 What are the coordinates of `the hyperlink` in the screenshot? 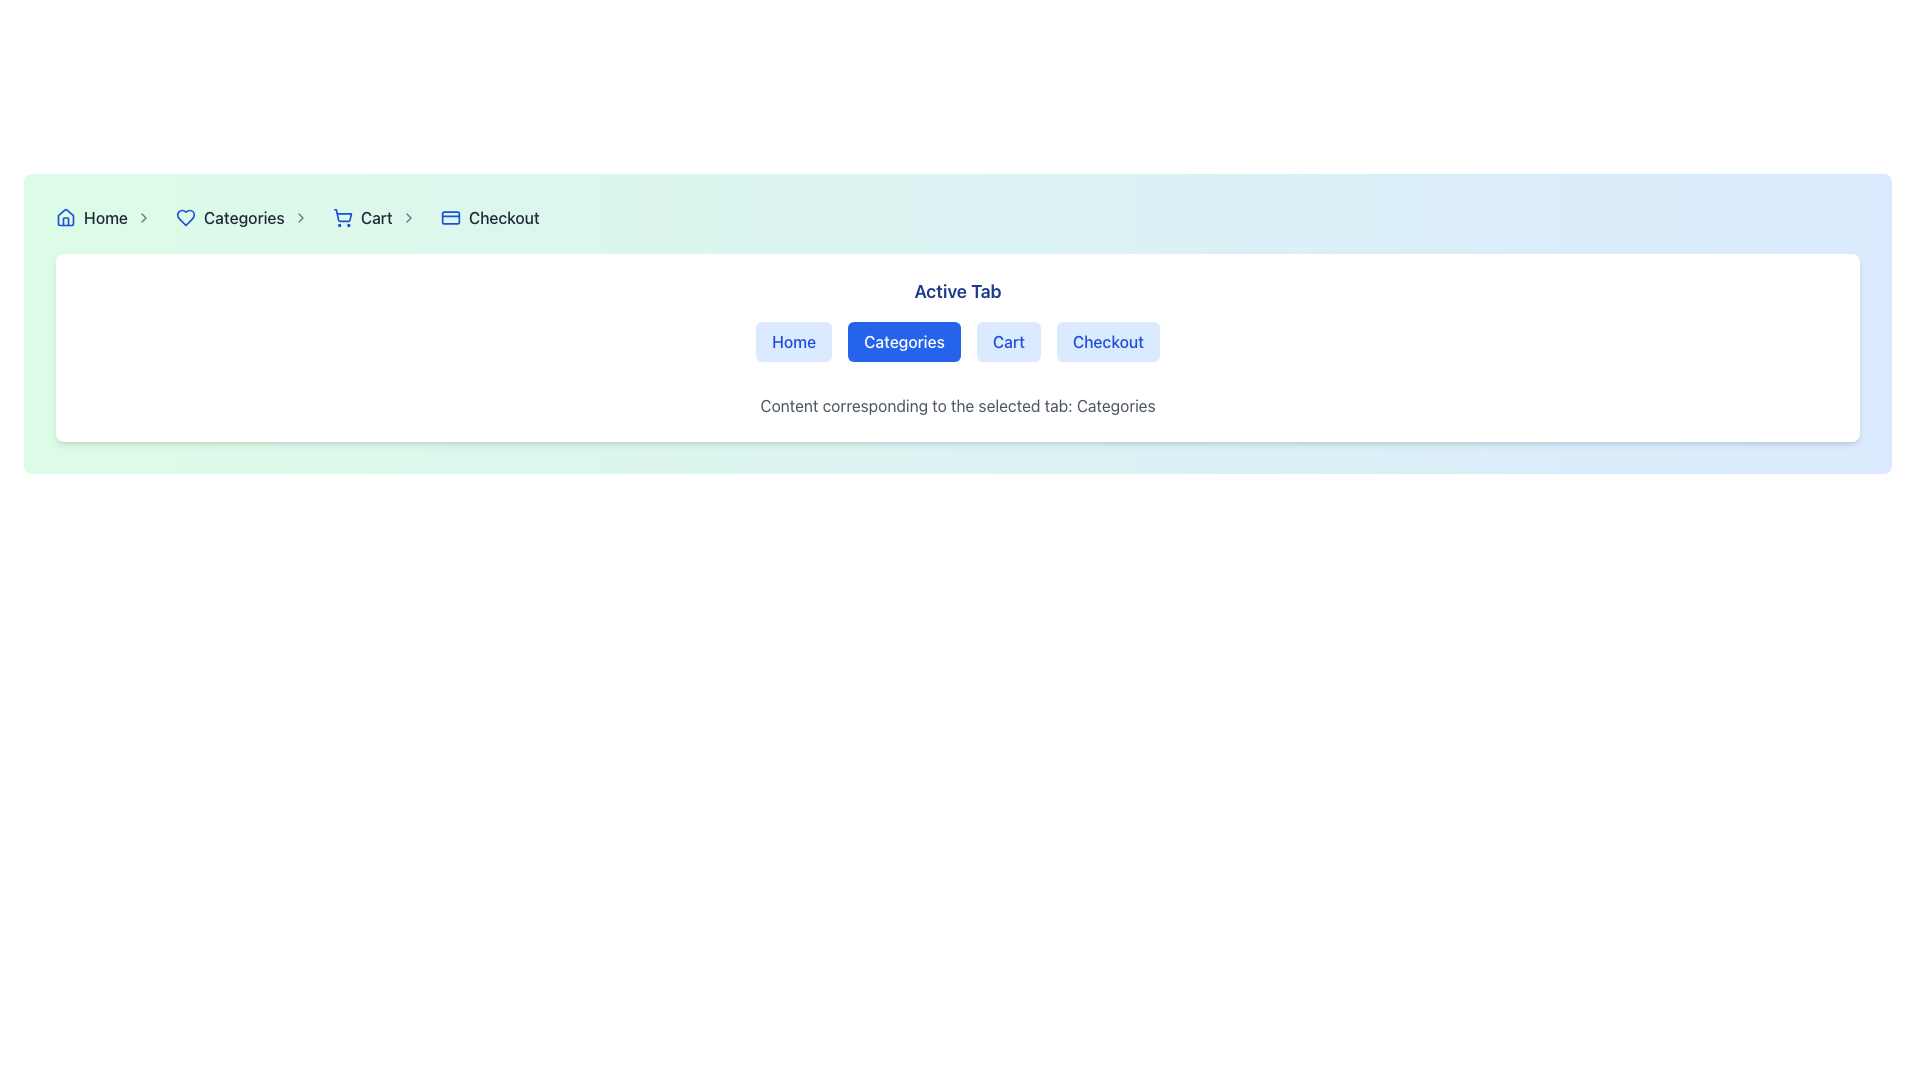 It's located at (504, 218).